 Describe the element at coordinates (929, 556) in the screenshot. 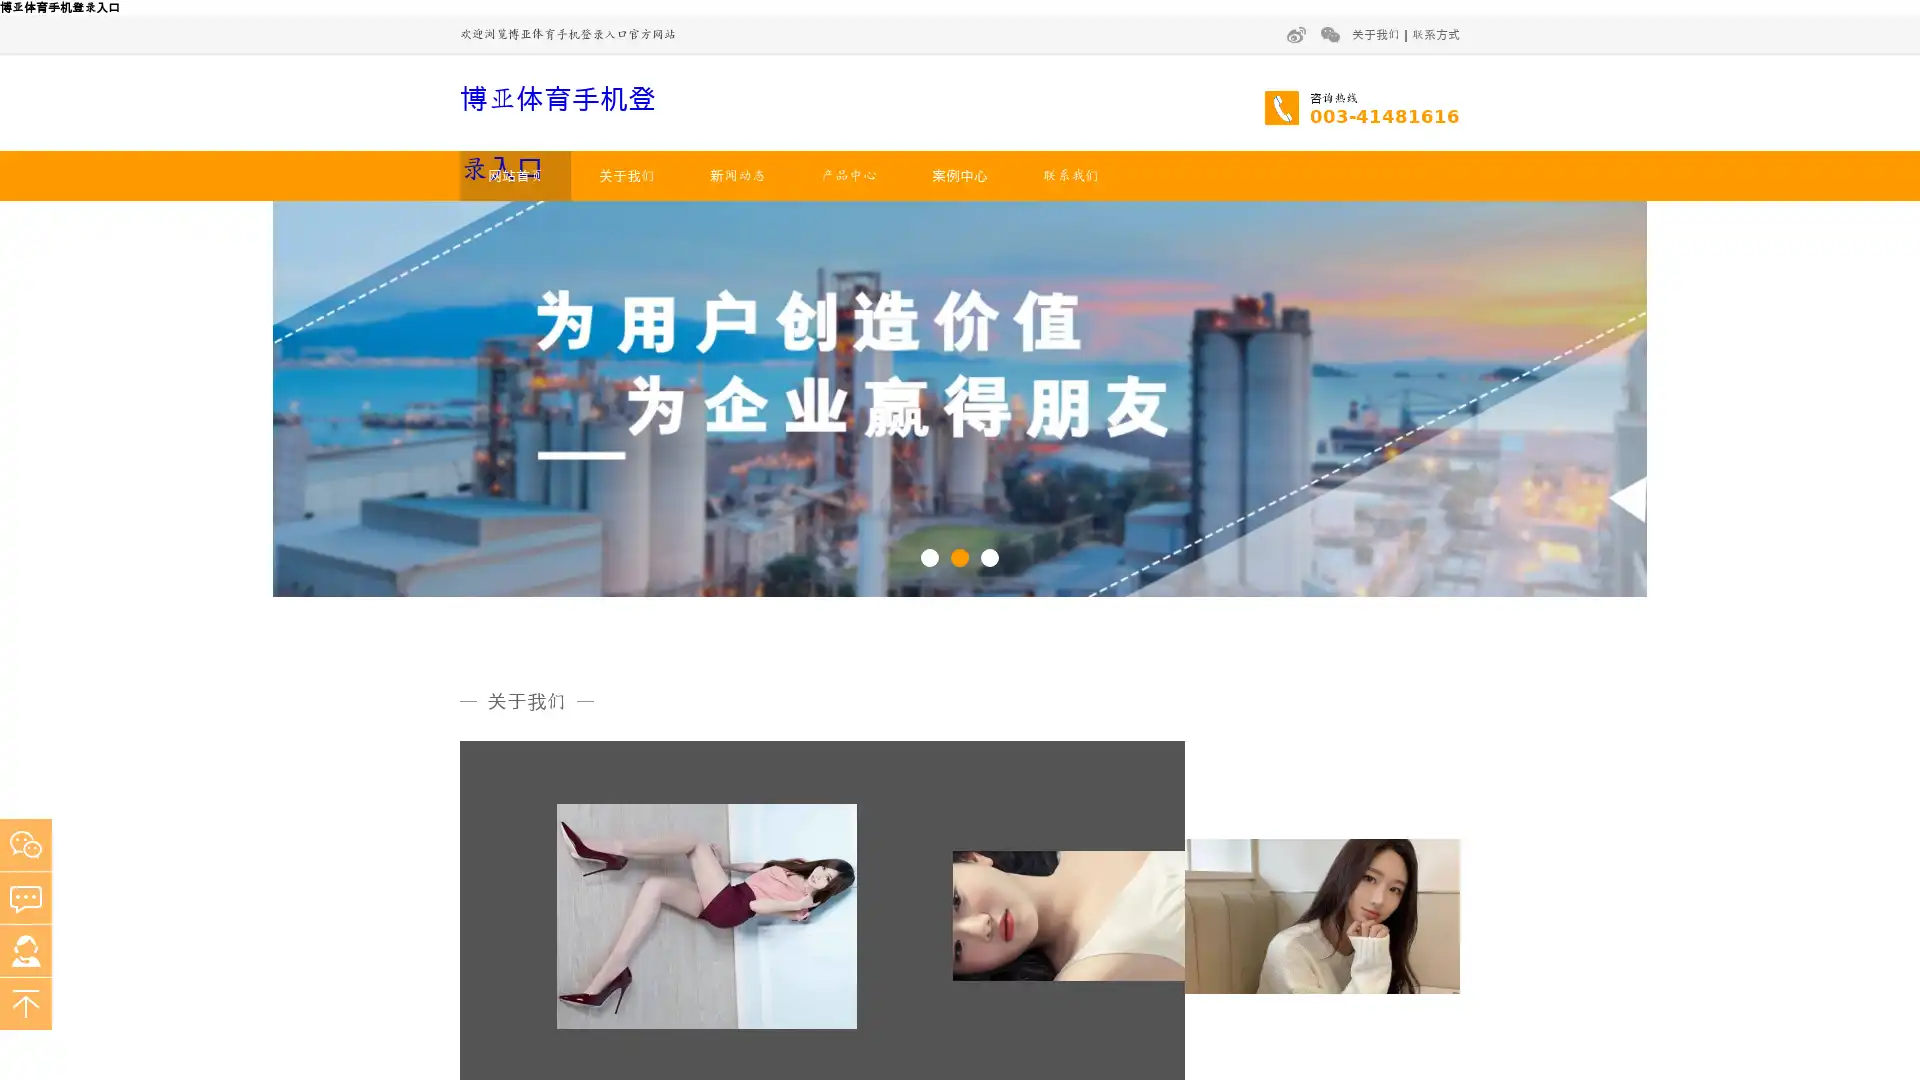

I see `1` at that location.